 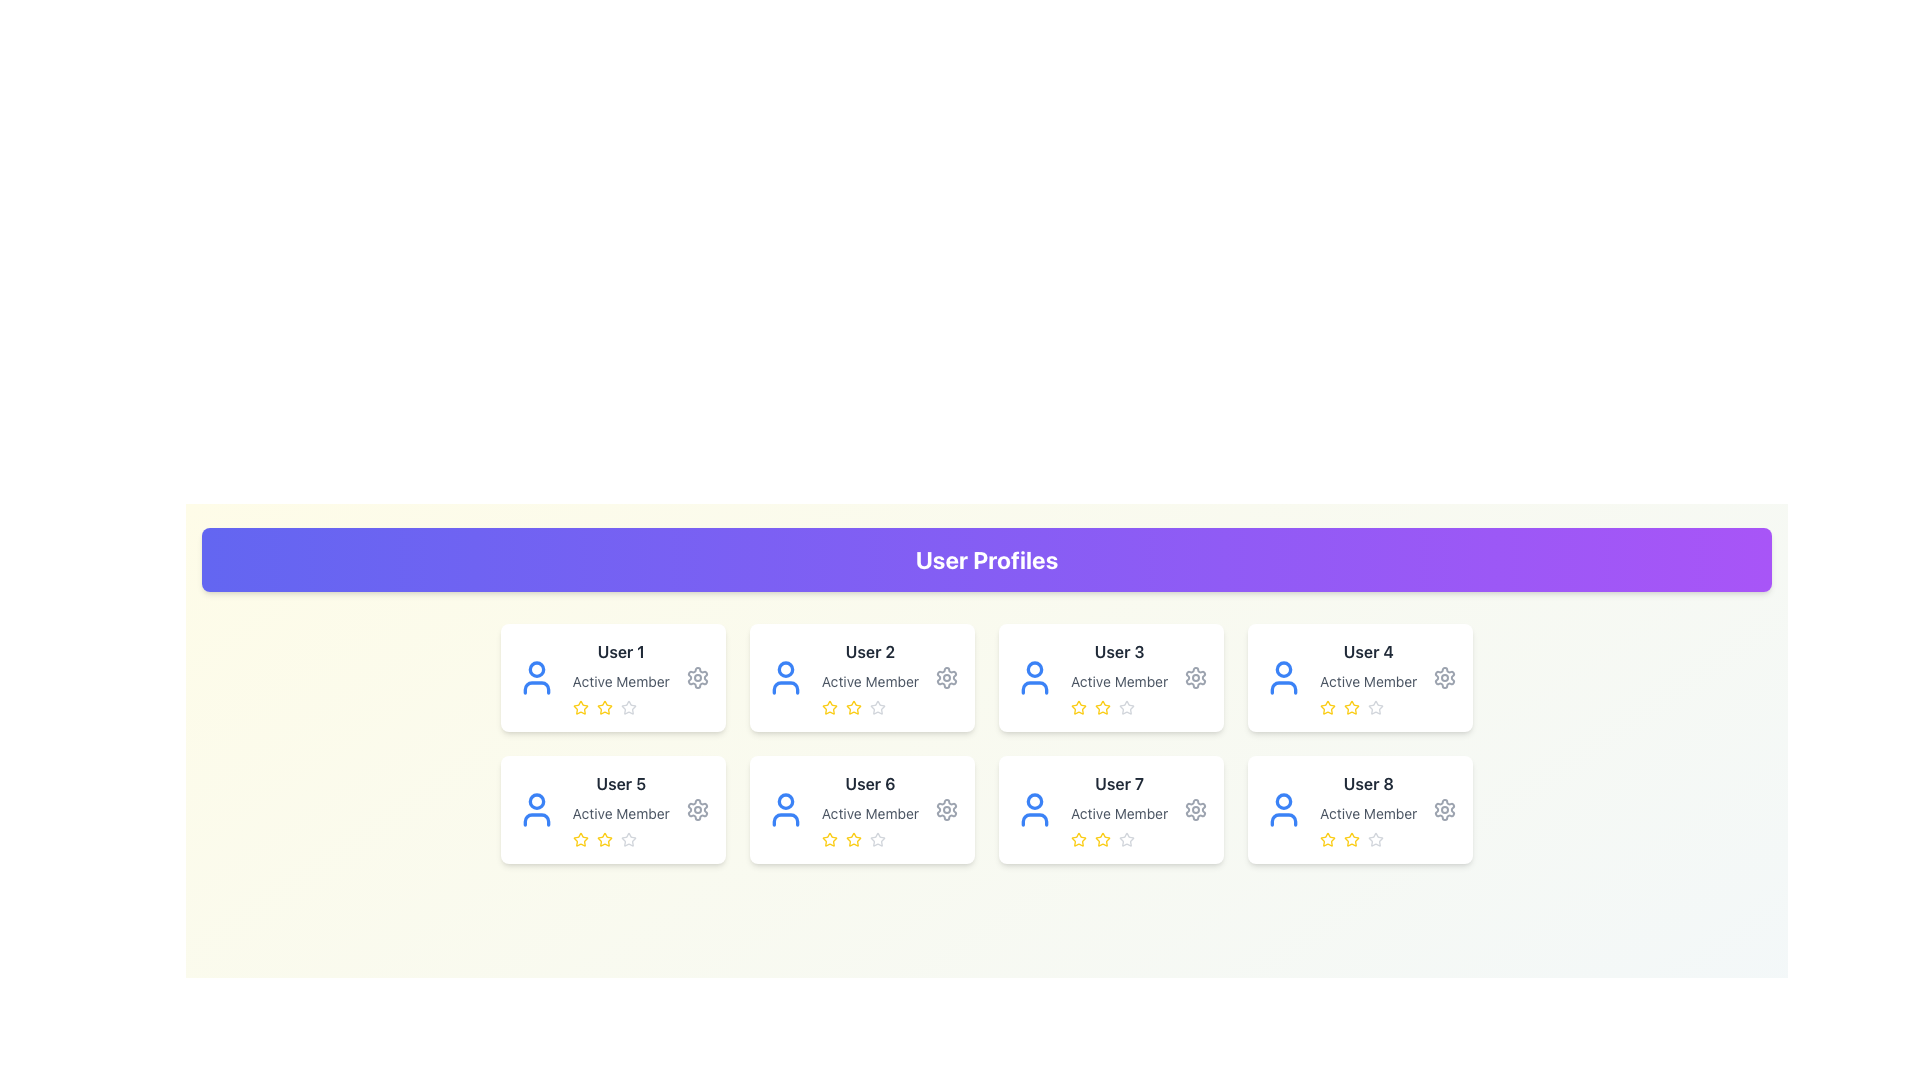 I want to click on the second star in the rating row for 'User 2' in the upper-right profile card within the 'User Profiles' section, so click(x=829, y=706).